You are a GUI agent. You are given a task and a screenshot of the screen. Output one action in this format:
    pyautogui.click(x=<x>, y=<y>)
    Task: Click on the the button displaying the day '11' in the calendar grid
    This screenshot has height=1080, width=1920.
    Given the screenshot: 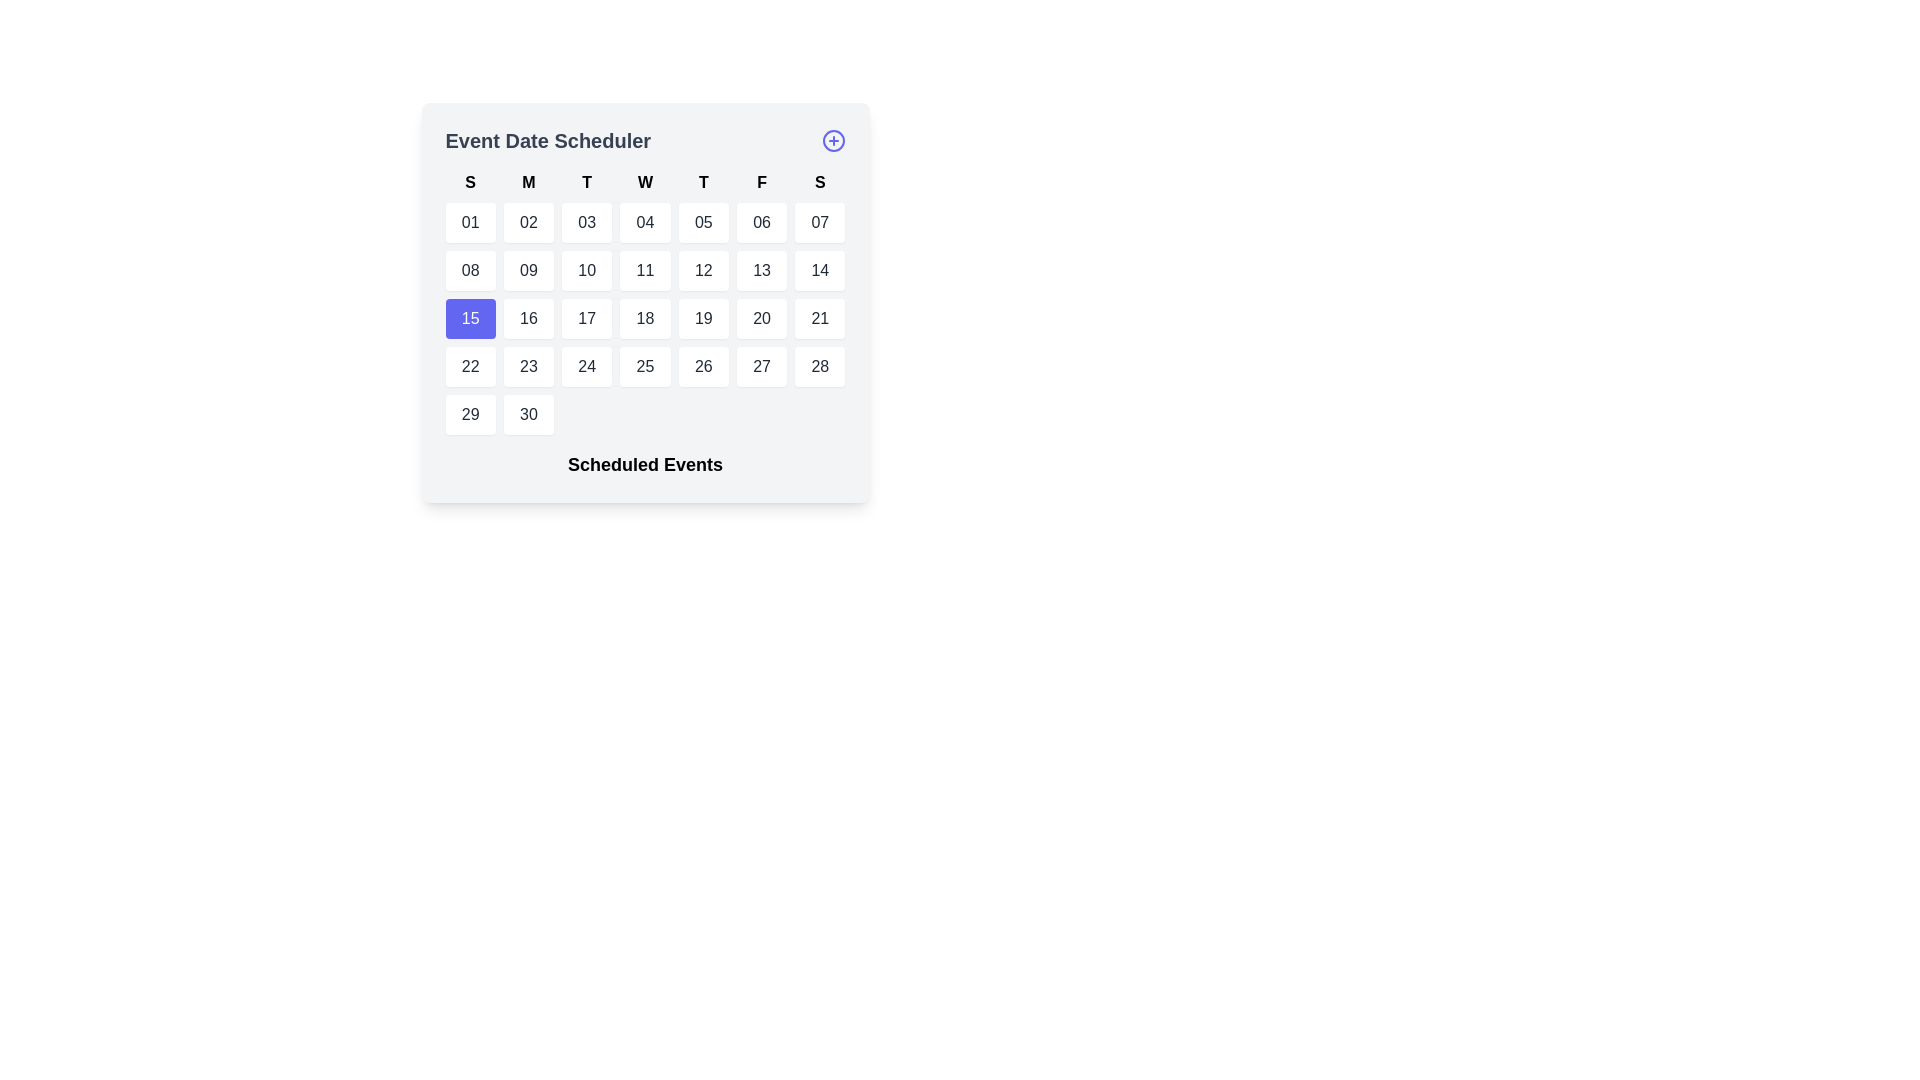 What is the action you would take?
    pyautogui.click(x=645, y=270)
    